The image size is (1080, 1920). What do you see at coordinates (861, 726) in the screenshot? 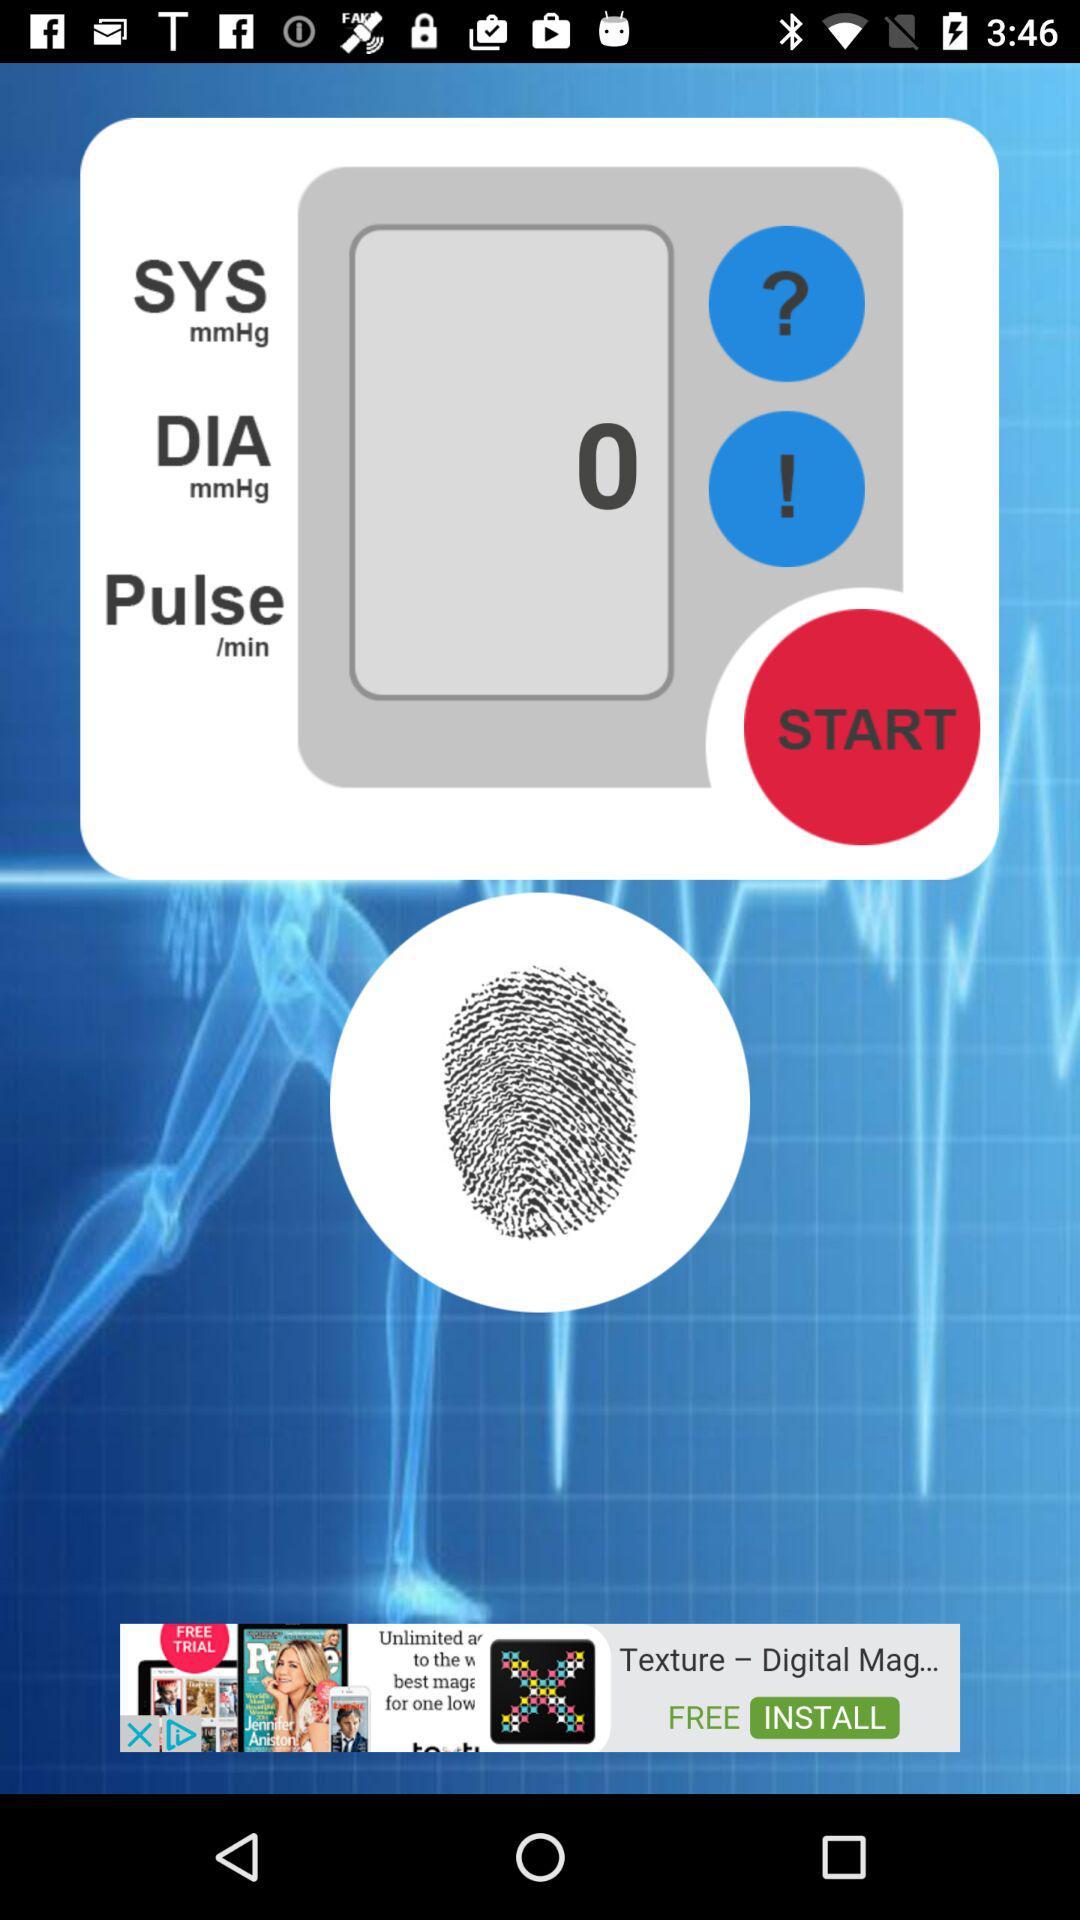
I see `start button` at bounding box center [861, 726].